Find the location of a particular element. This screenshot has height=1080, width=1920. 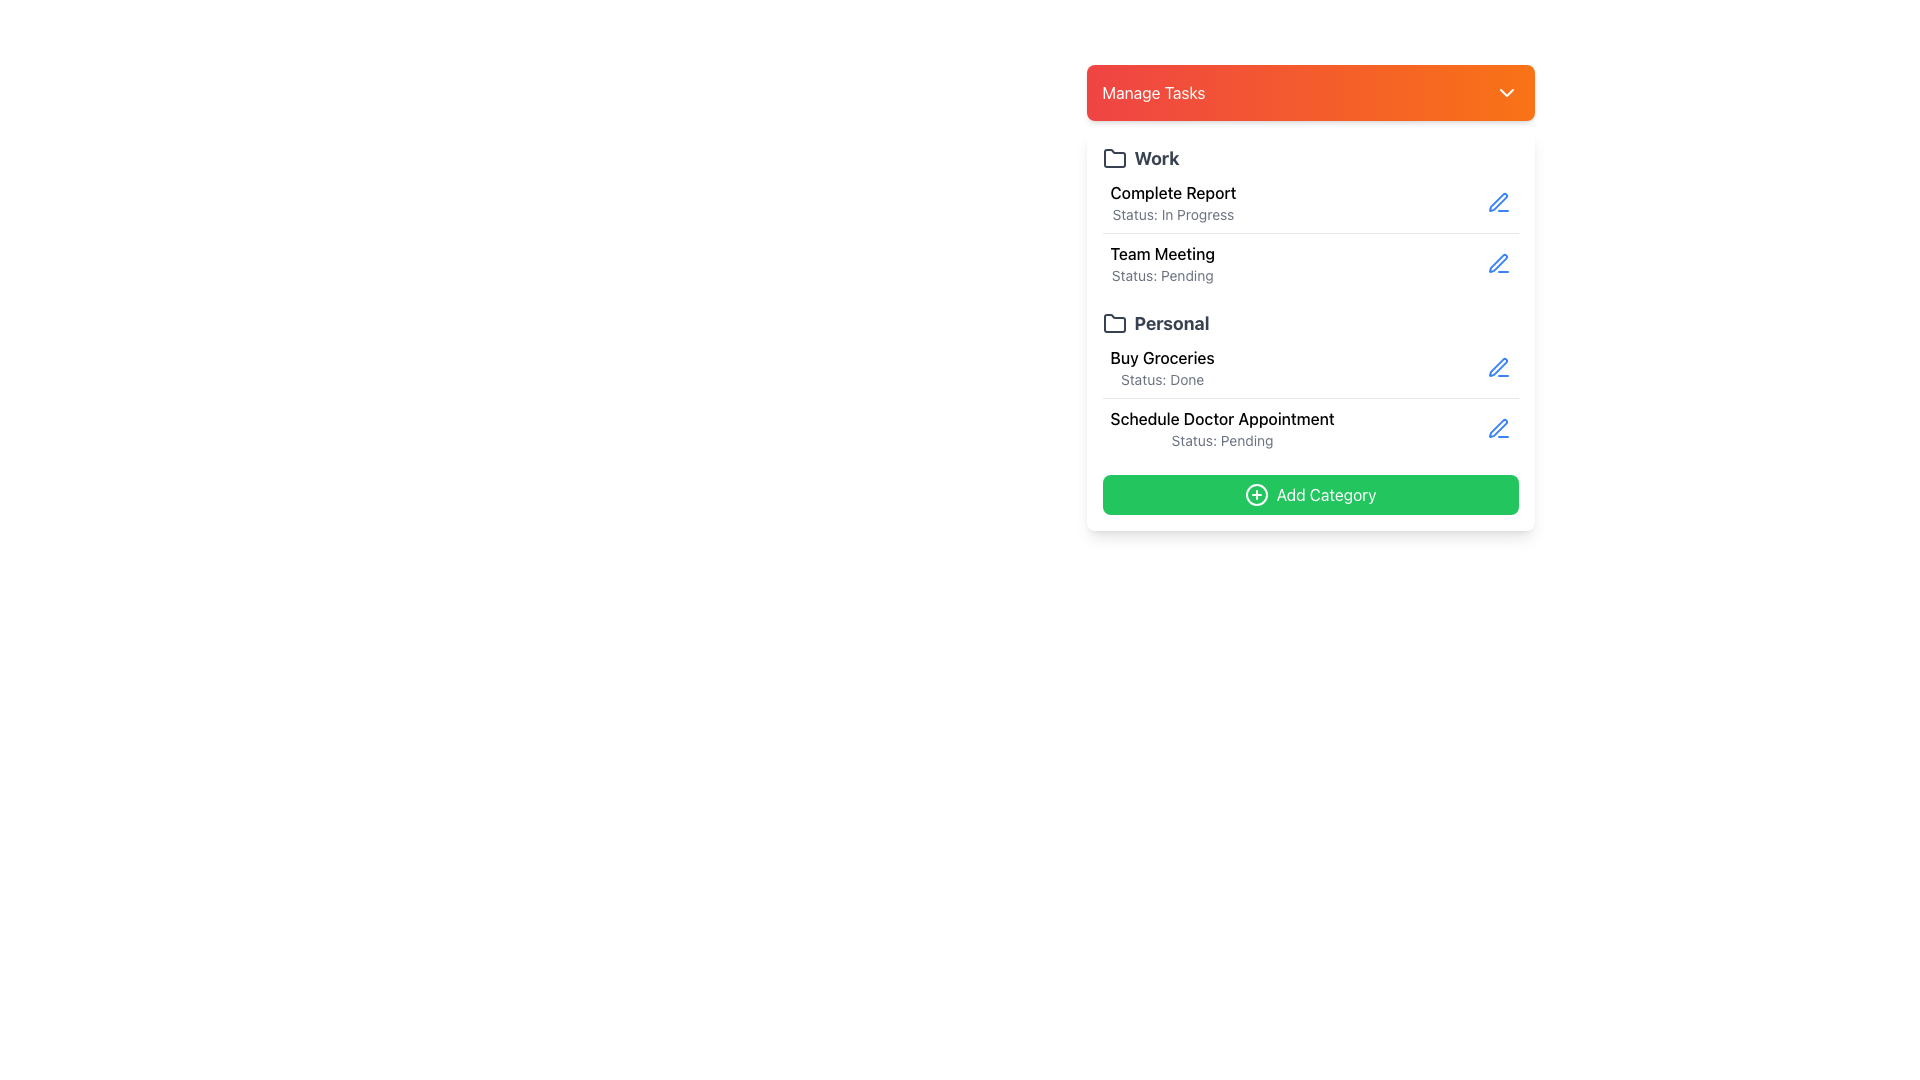

the topmost button that manages tasks is located at coordinates (1310, 92).